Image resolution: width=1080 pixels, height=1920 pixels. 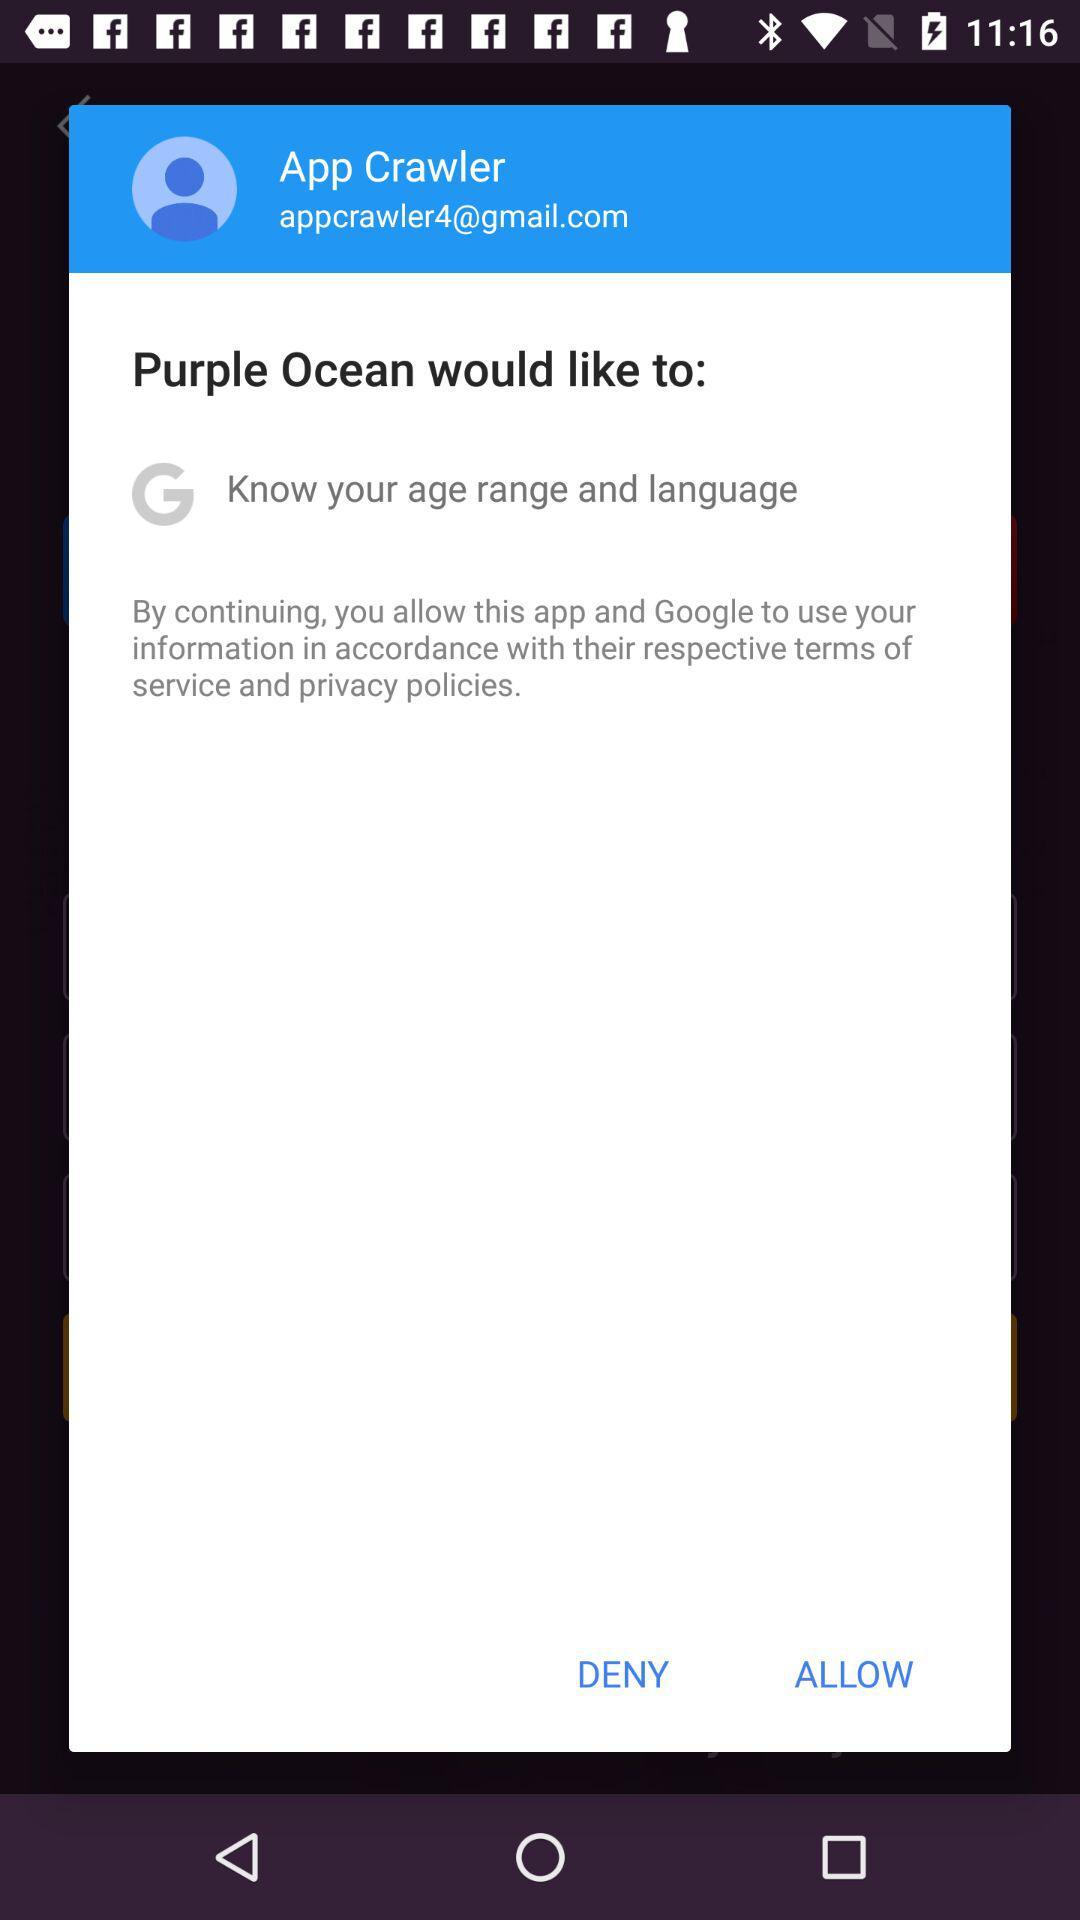 I want to click on the icon to the left of the allow button, so click(x=621, y=1673).